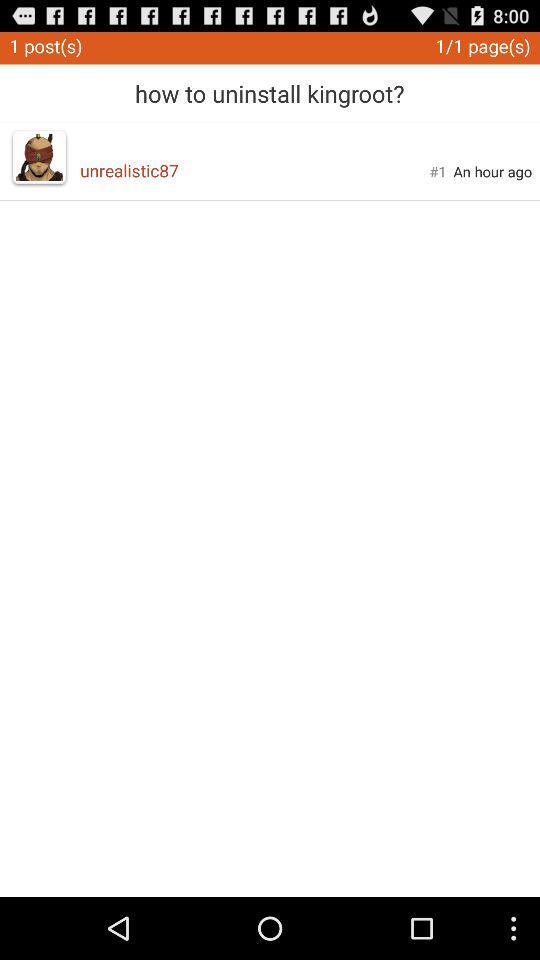  I want to click on the item next to #1, so click(491, 170).